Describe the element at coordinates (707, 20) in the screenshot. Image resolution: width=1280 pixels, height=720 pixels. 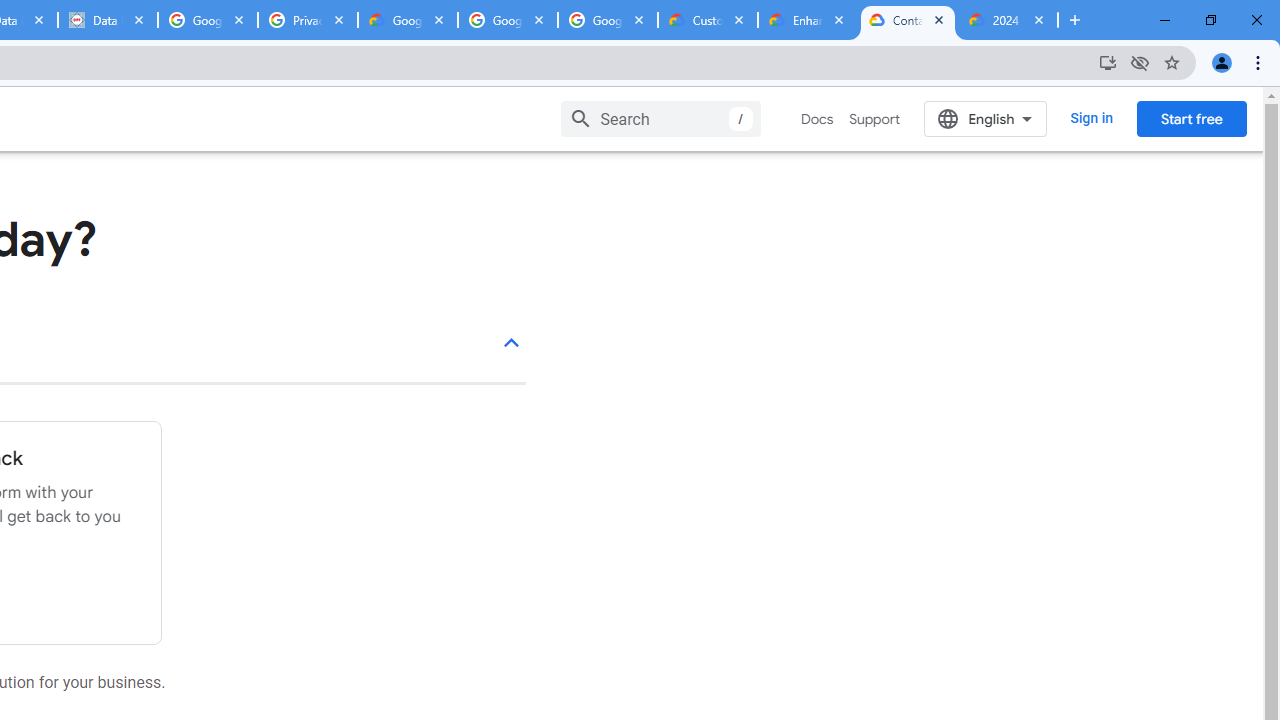
I see `'Customer Care | Google Cloud'` at that location.